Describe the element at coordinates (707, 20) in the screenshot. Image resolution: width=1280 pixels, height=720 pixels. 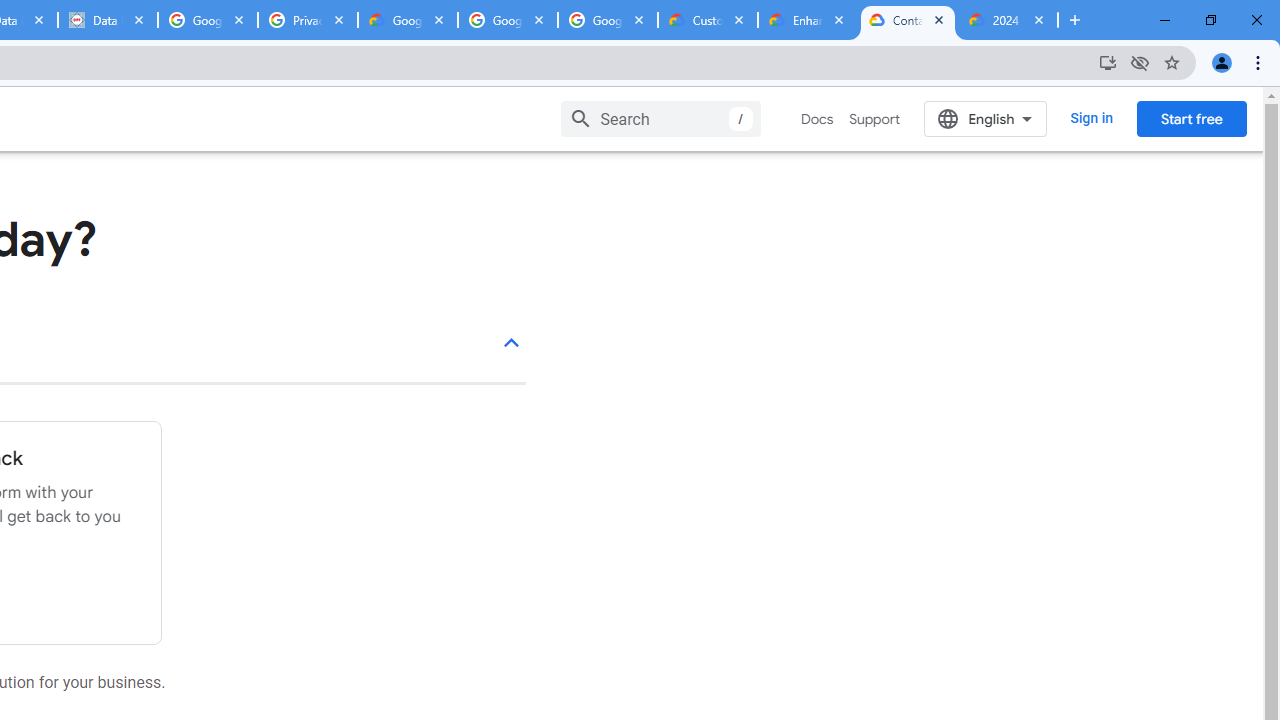
I see `'Customer Care | Google Cloud'` at that location.